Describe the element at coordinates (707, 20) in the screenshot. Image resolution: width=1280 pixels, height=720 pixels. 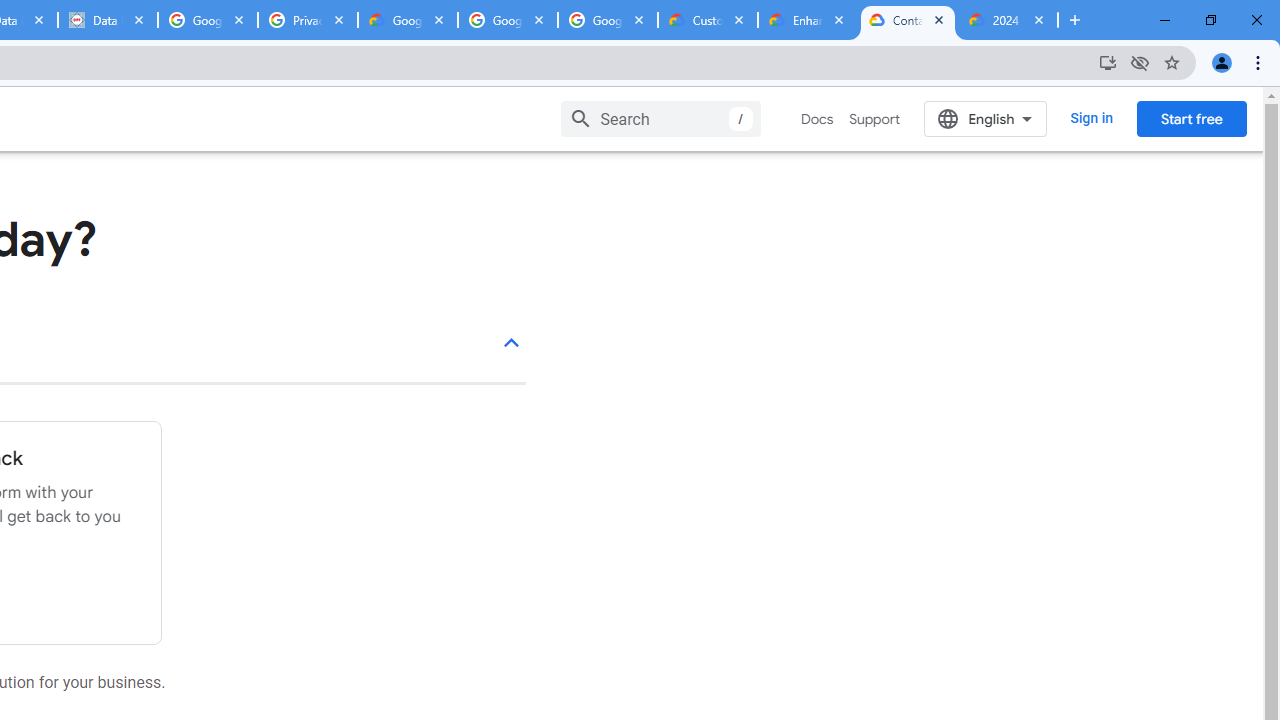
I see `'Customer Care | Google Cloud'` at that location.